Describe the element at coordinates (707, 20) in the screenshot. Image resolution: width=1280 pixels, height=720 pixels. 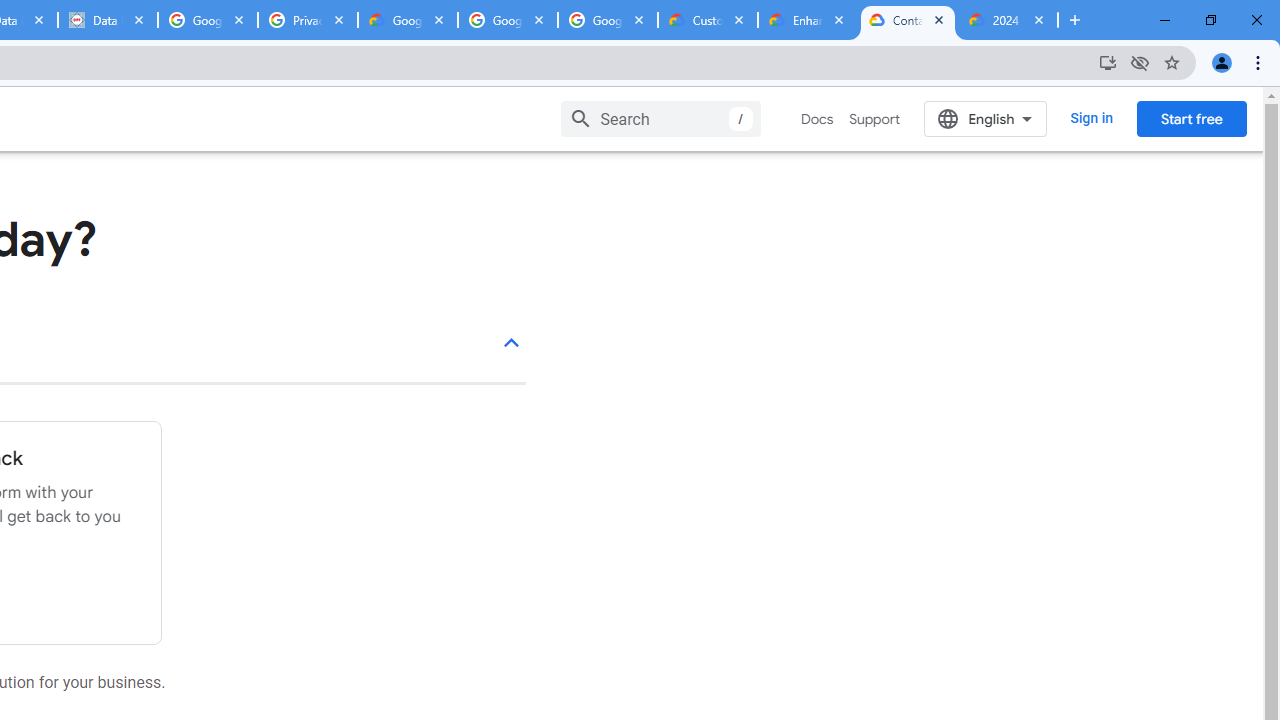
I see `'Customer Care | Google Cloud'` at that location.